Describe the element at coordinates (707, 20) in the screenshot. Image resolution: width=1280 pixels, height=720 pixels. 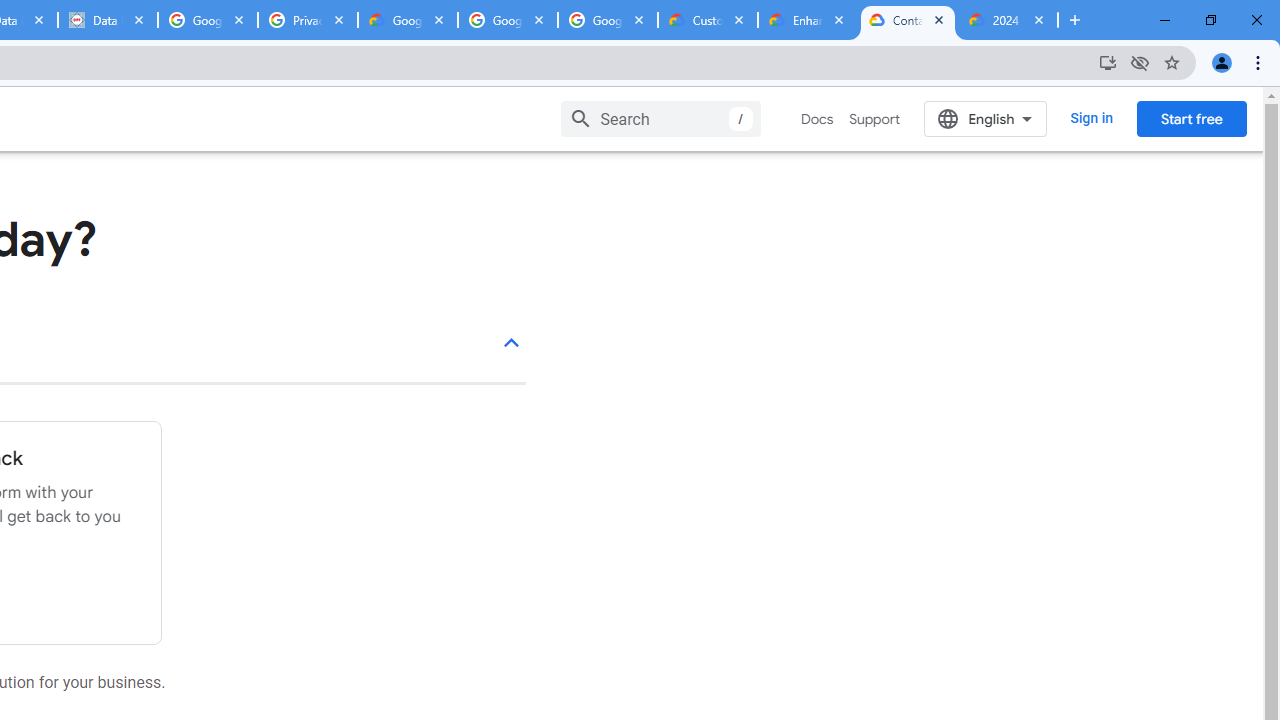
I see `'Customer Care | Google Cloud'` at that location.